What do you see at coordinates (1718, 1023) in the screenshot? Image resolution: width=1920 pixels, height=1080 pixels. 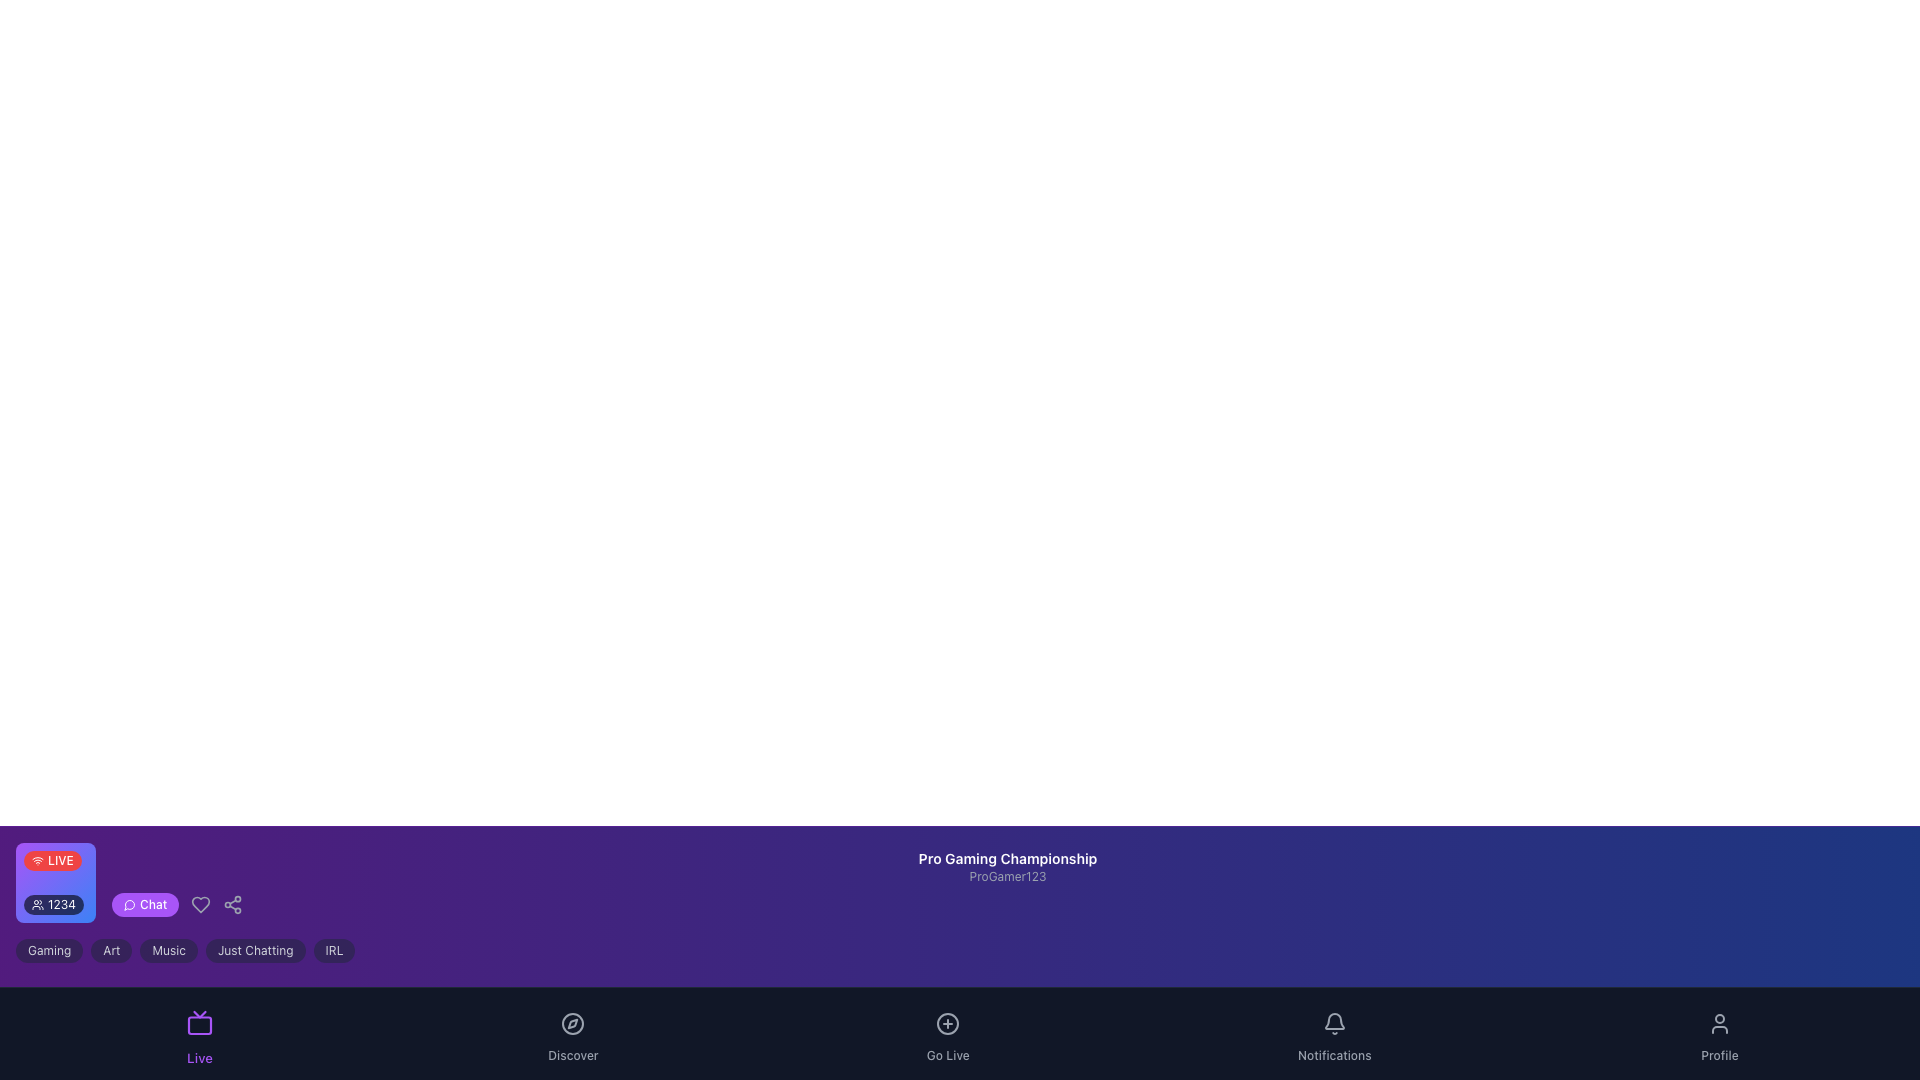 I see `the user icon in the 'Profile' section of the bottom navigation bar` at bounding box center [1718, 1023].